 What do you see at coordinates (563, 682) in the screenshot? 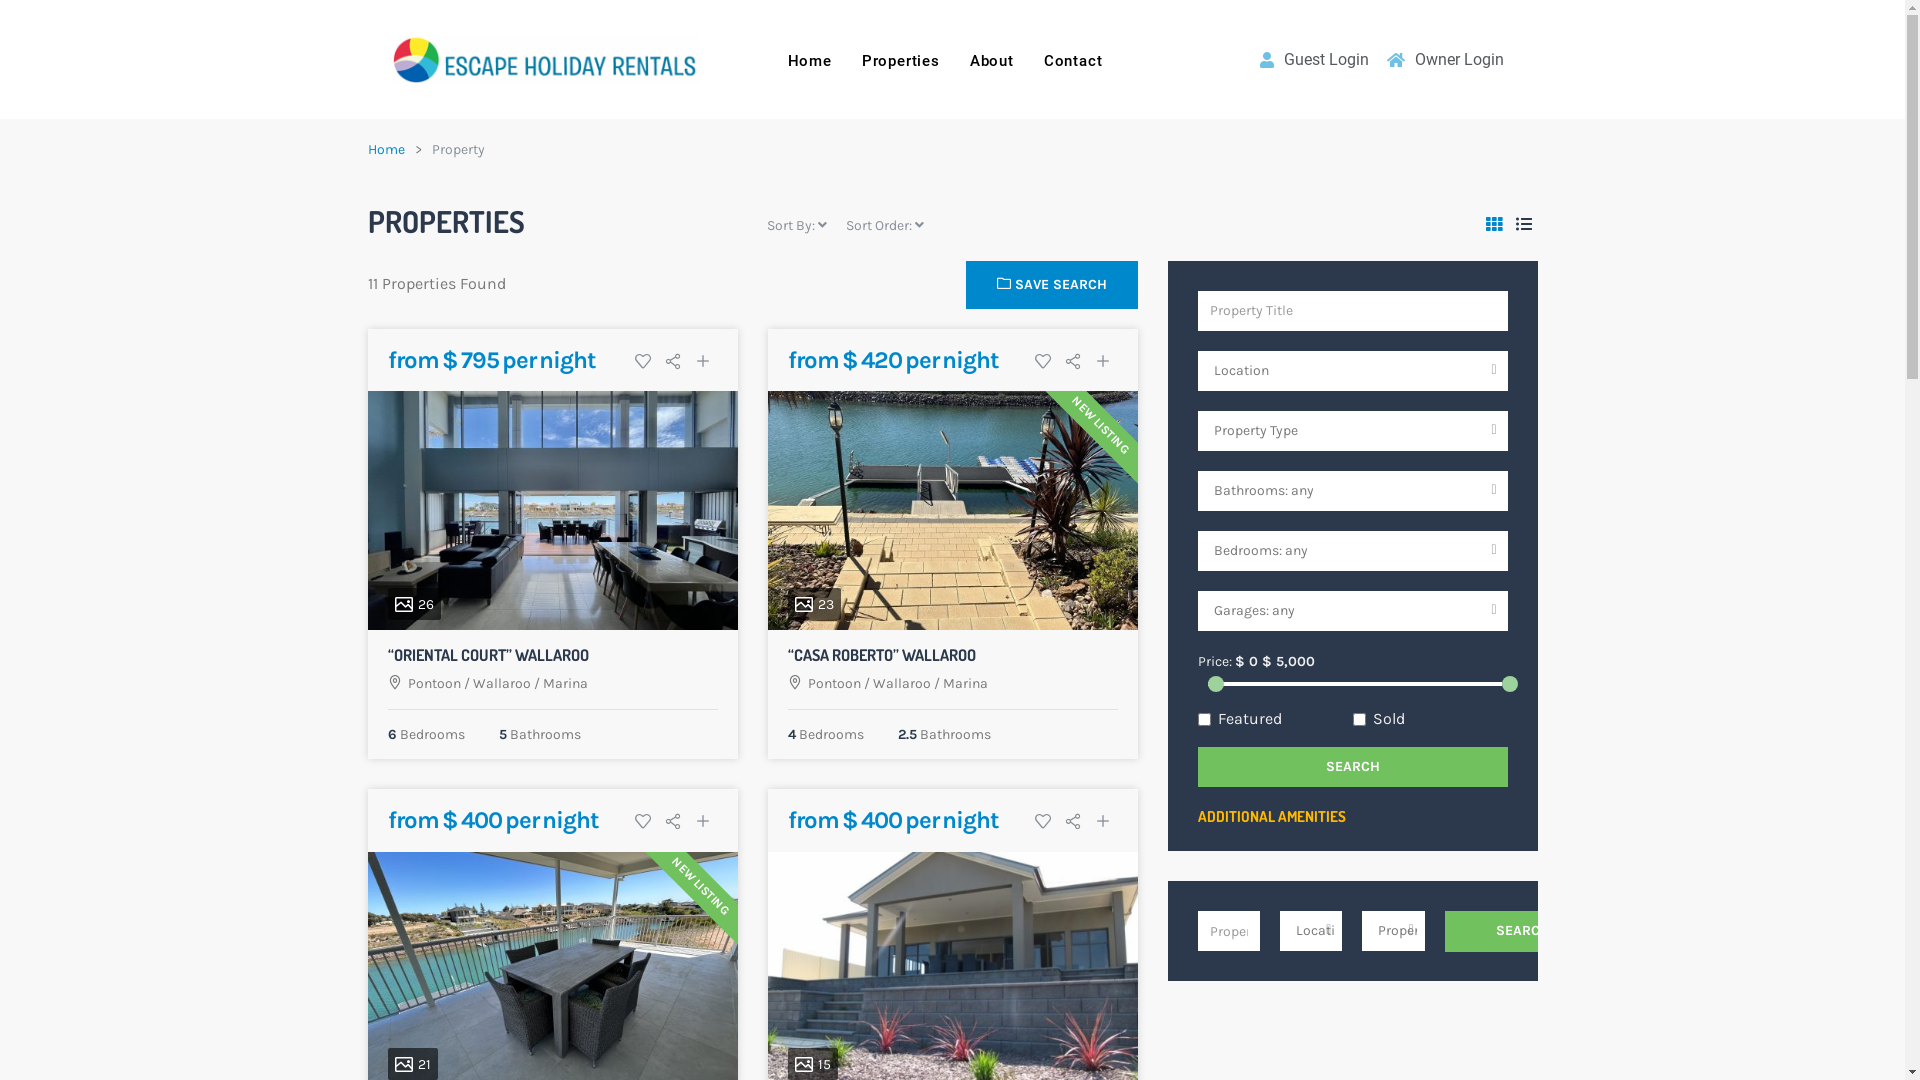
I see `'Marina'` at bounding box center [563, 682].